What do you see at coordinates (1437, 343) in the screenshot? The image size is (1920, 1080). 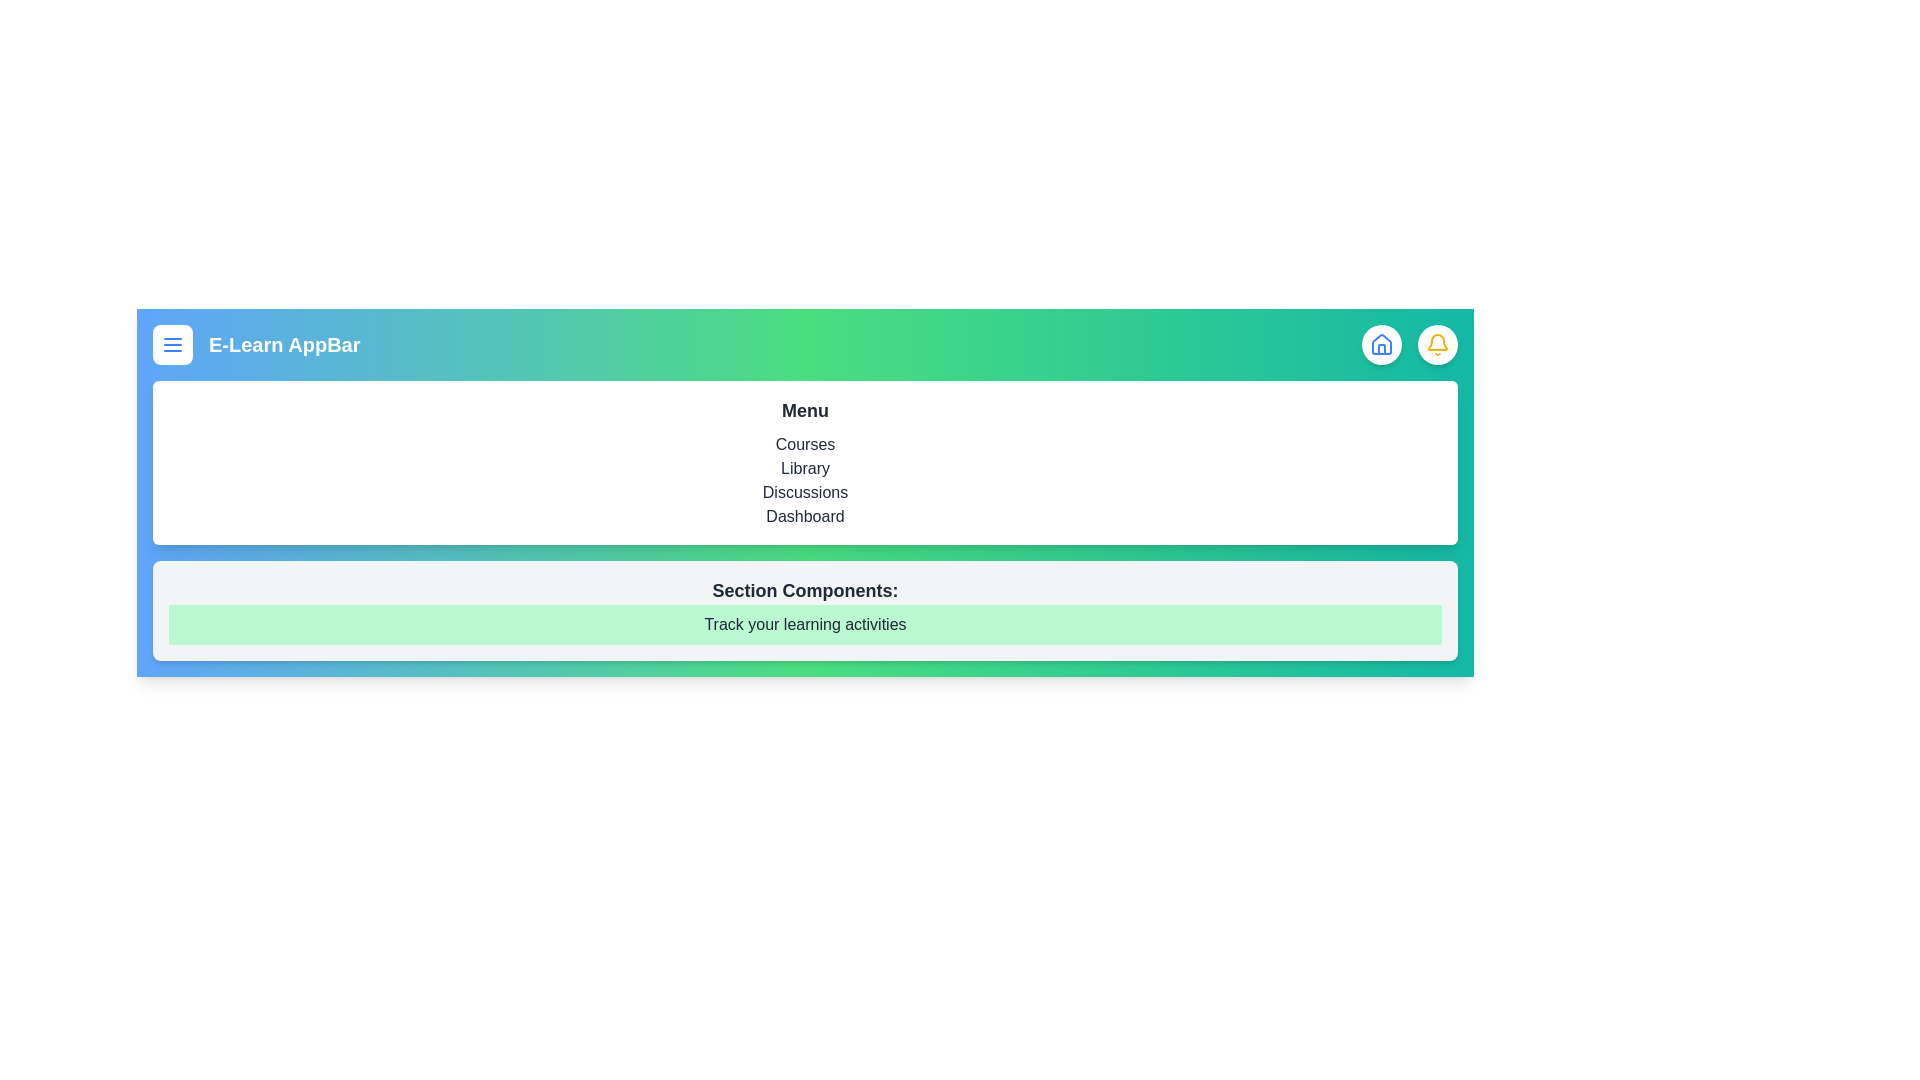 I see `the notification button to view alerts` at bounding box center [1437, 343].